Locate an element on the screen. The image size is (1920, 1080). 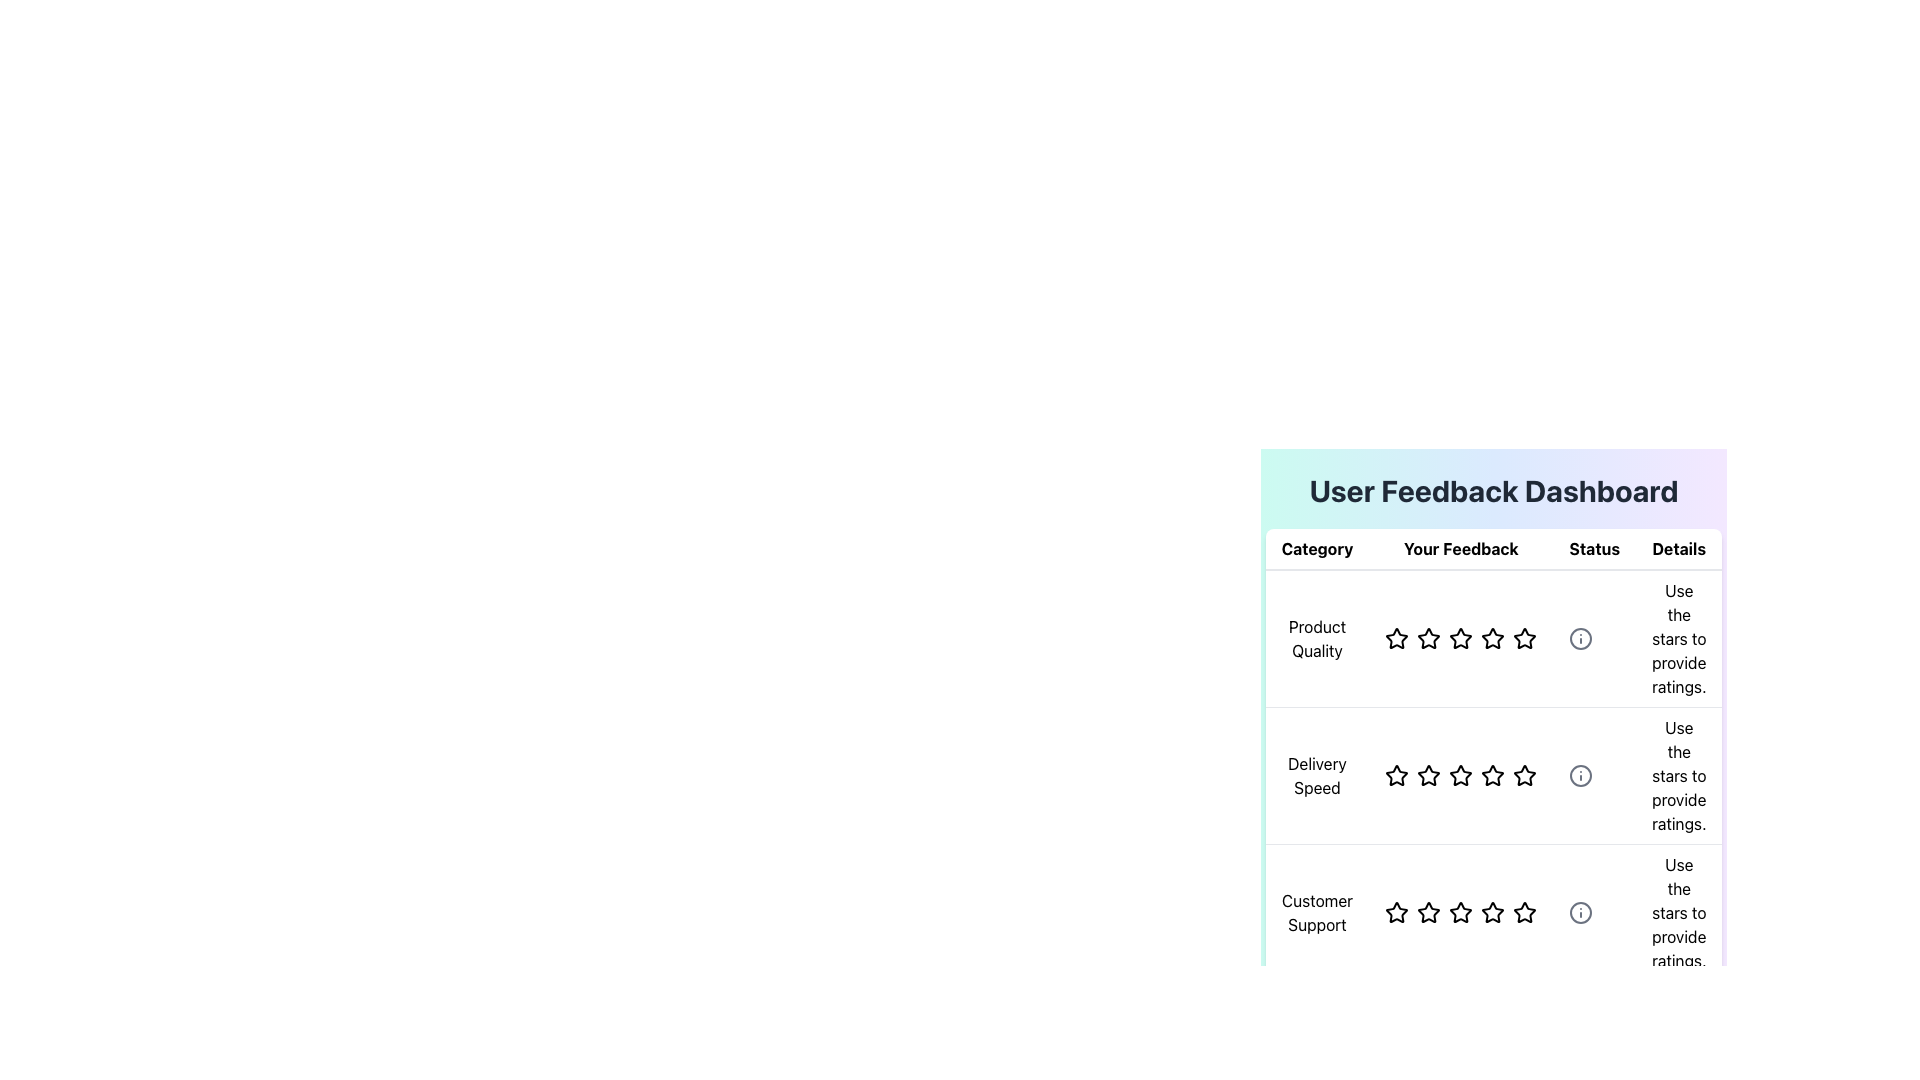
the first rating star in the 'Your Feedback' column for the 'Customer Support' category is located at coordinates (1396, 913).